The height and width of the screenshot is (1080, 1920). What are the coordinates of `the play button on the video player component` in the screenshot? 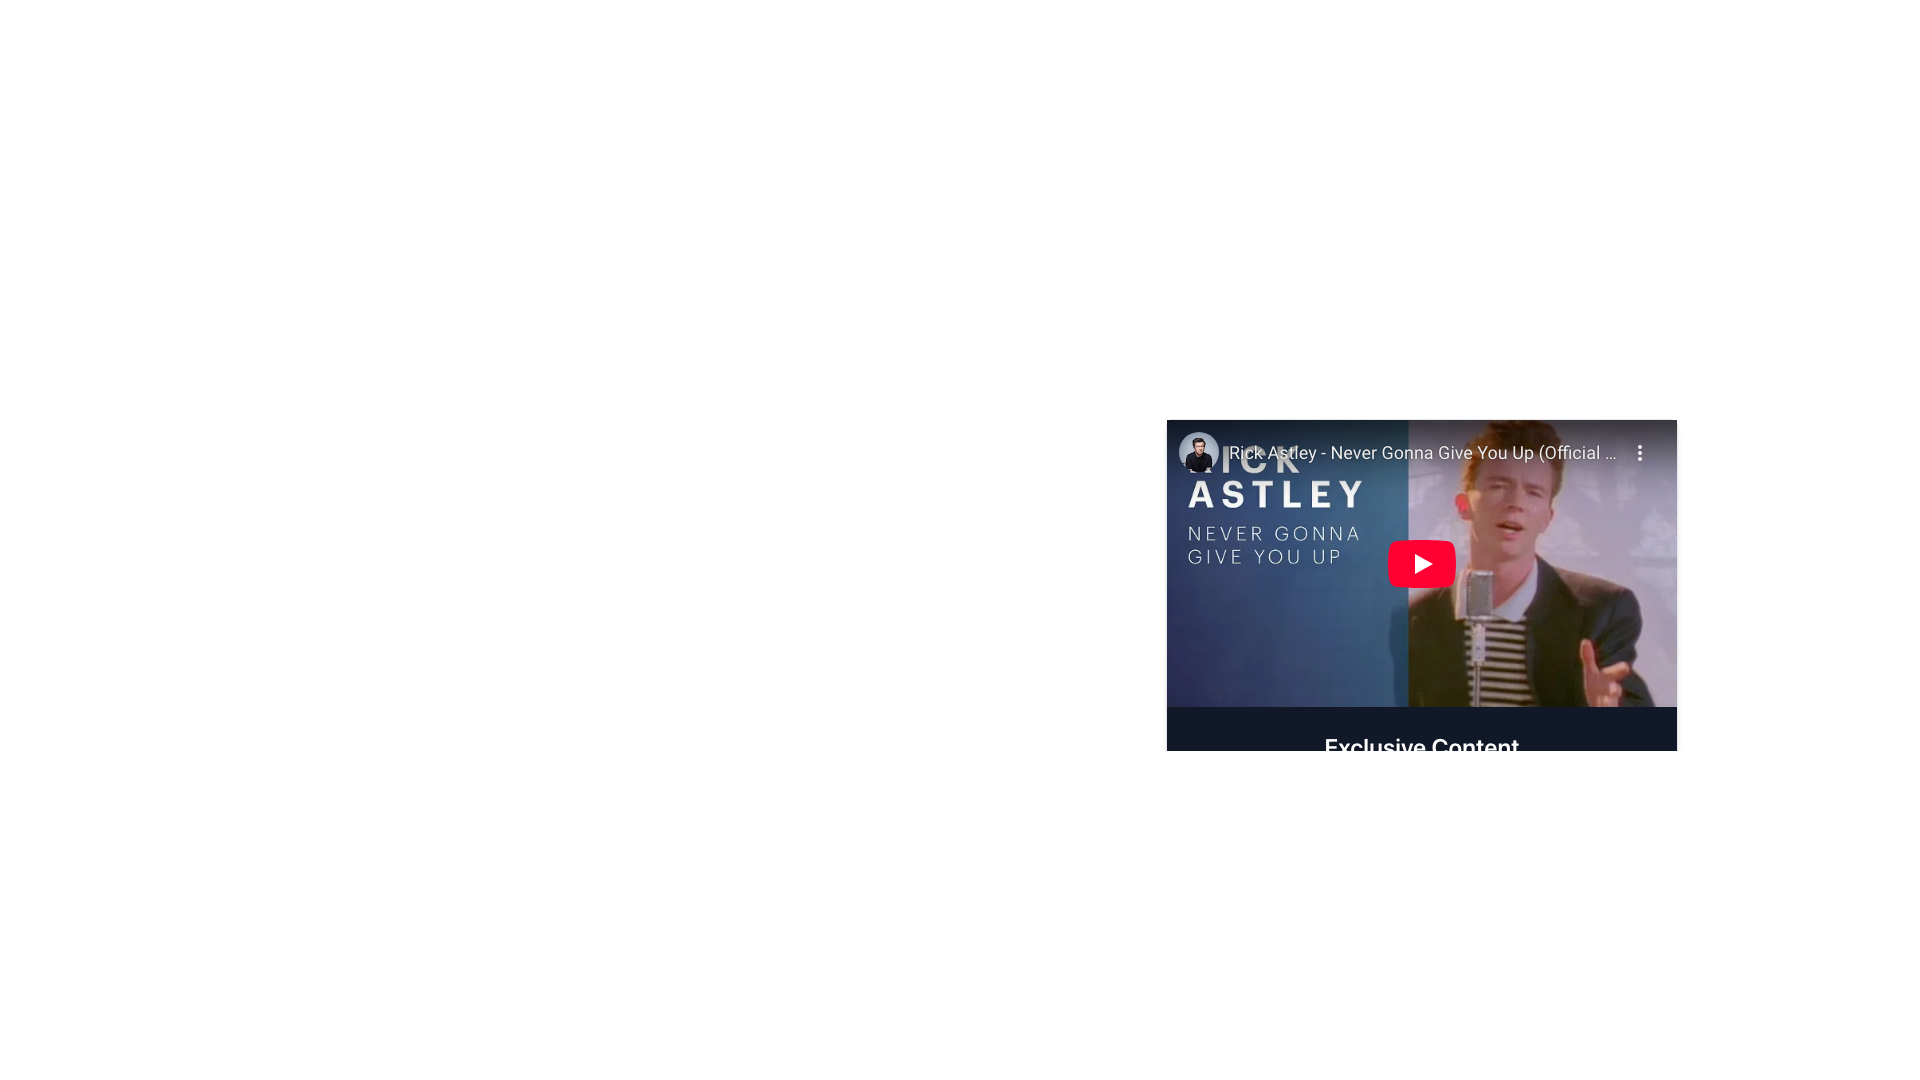 It's located at (1420, 563).